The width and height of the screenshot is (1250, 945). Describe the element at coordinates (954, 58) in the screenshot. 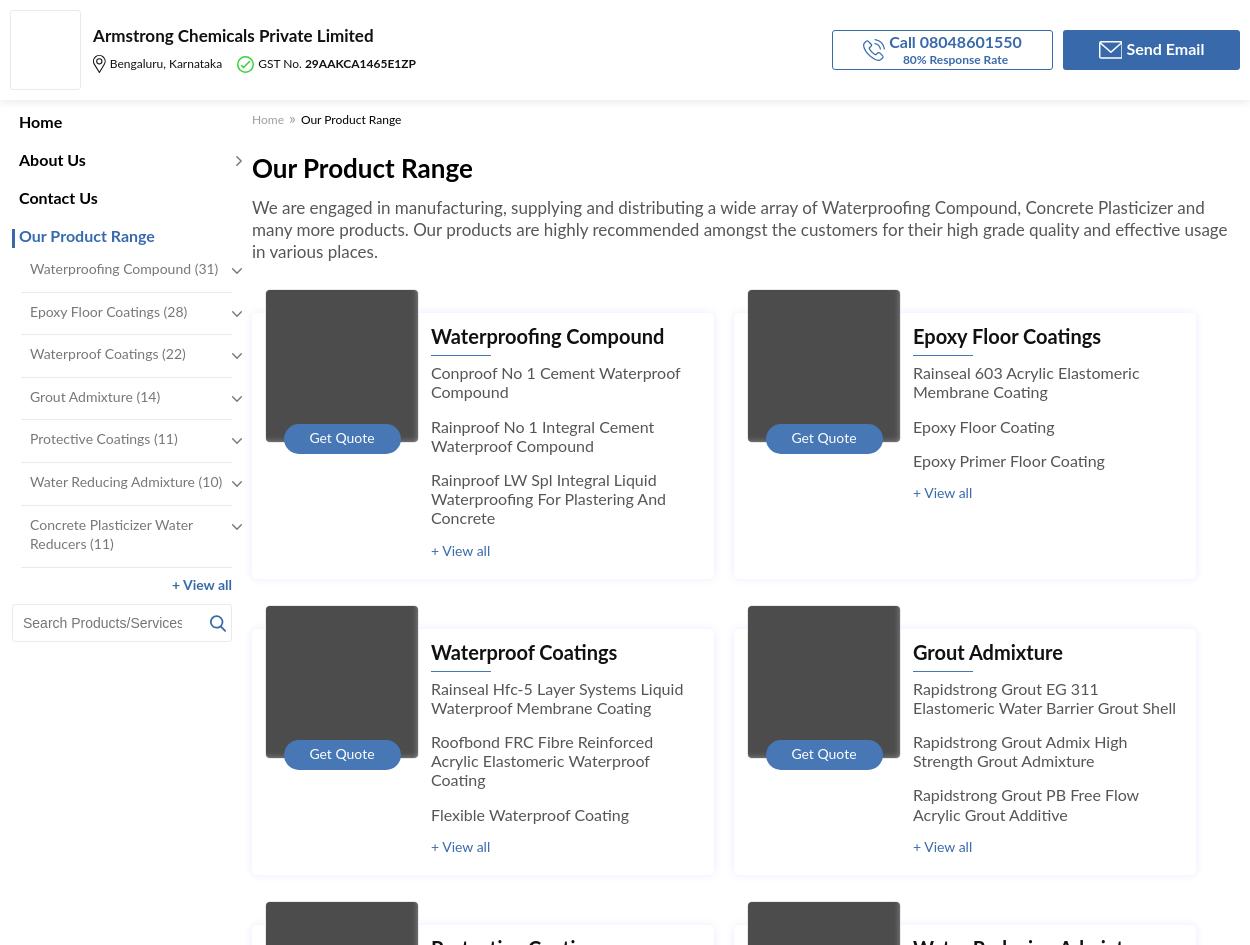

I see `'80% Response Rate'` at that location.